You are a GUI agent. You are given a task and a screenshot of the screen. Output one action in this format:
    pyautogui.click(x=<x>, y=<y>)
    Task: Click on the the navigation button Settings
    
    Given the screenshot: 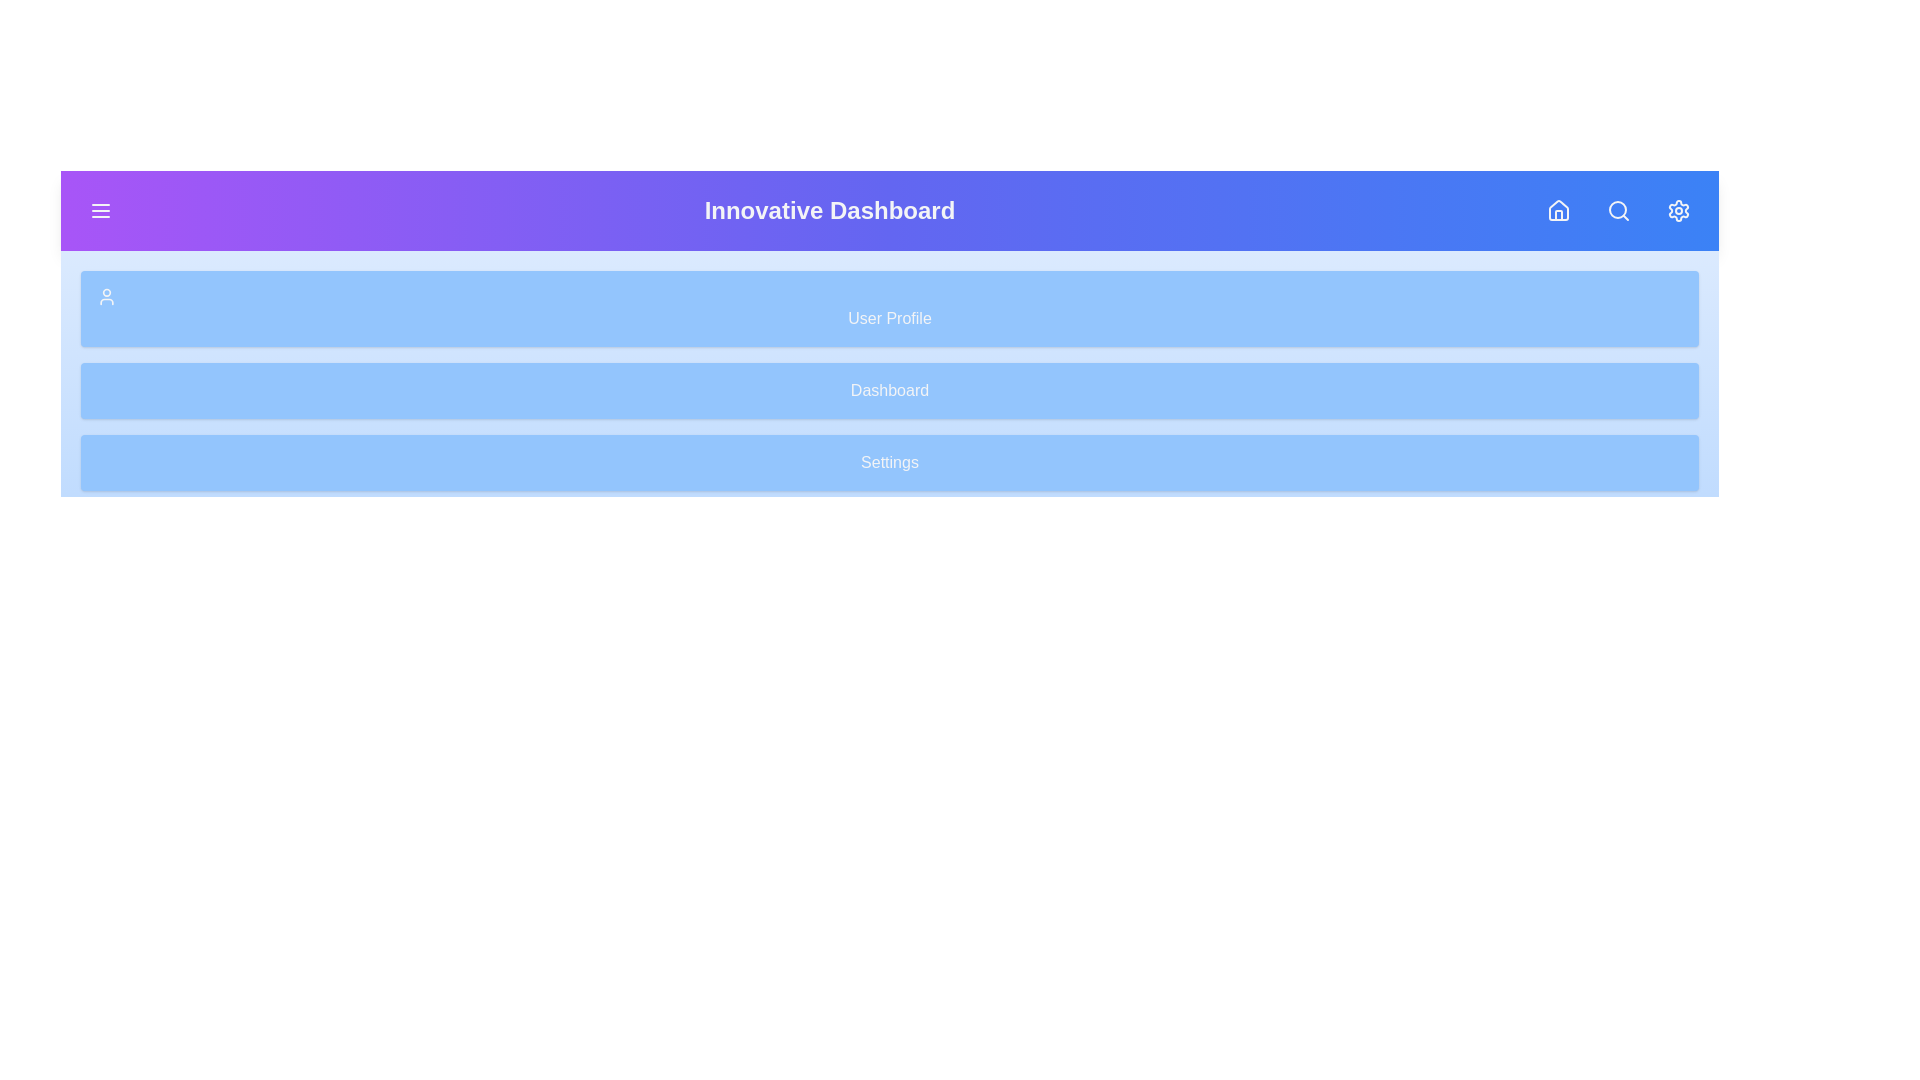 What is the action you would take?
    pyautogui.click(x=1679, y=211)
    